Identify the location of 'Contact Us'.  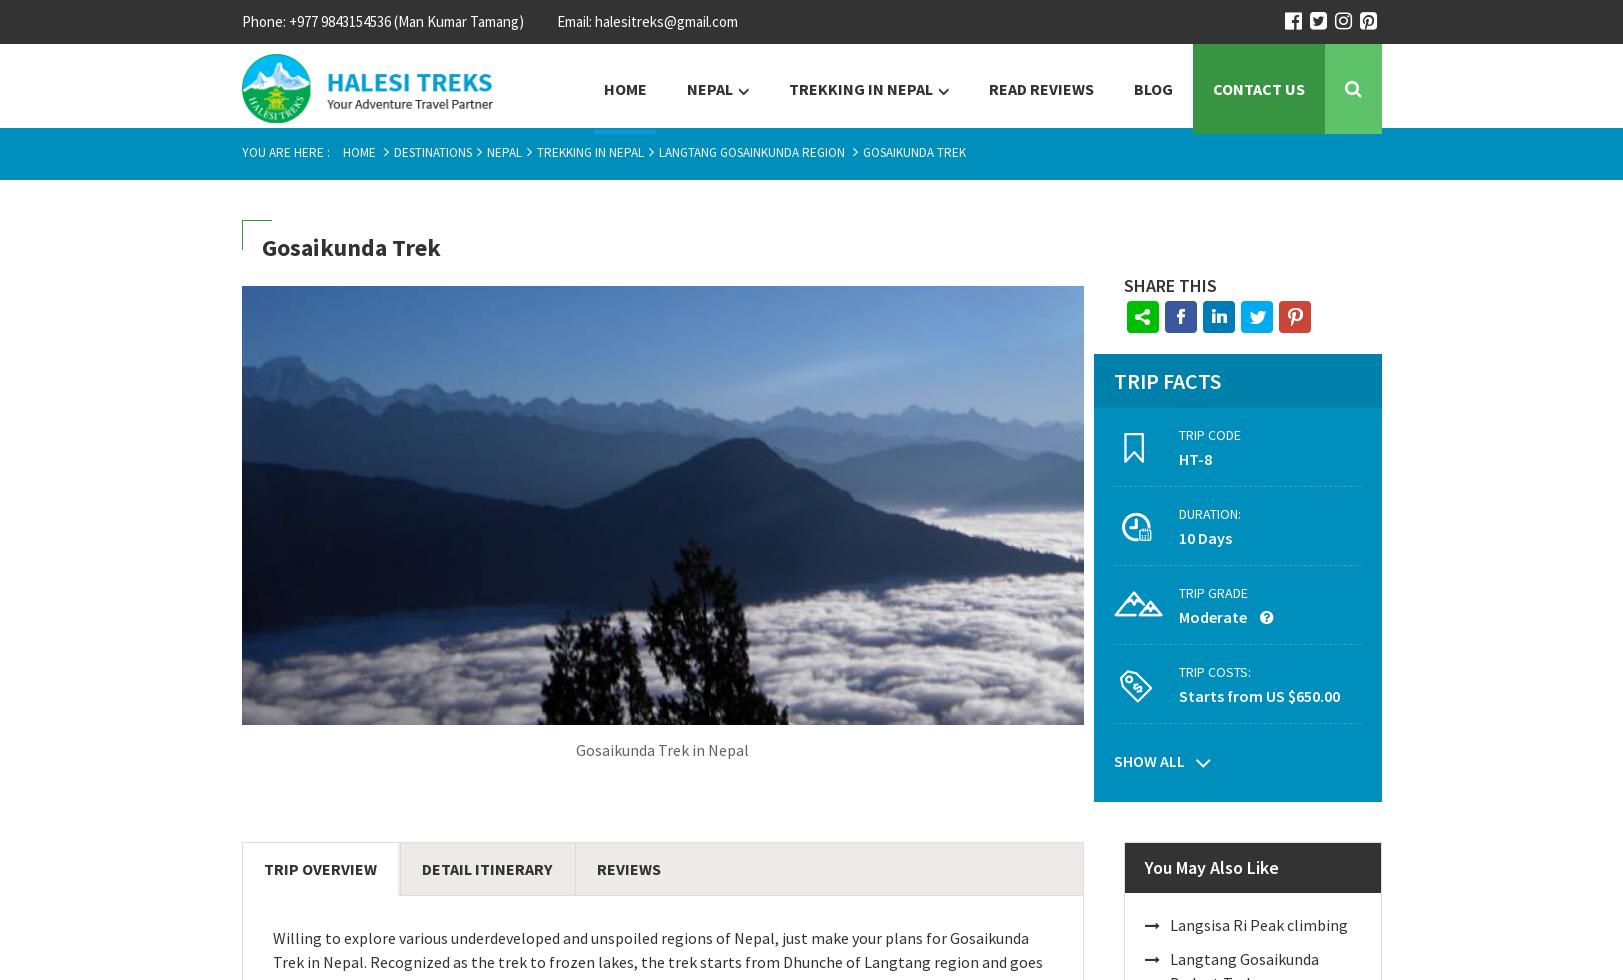
(1256, 88).